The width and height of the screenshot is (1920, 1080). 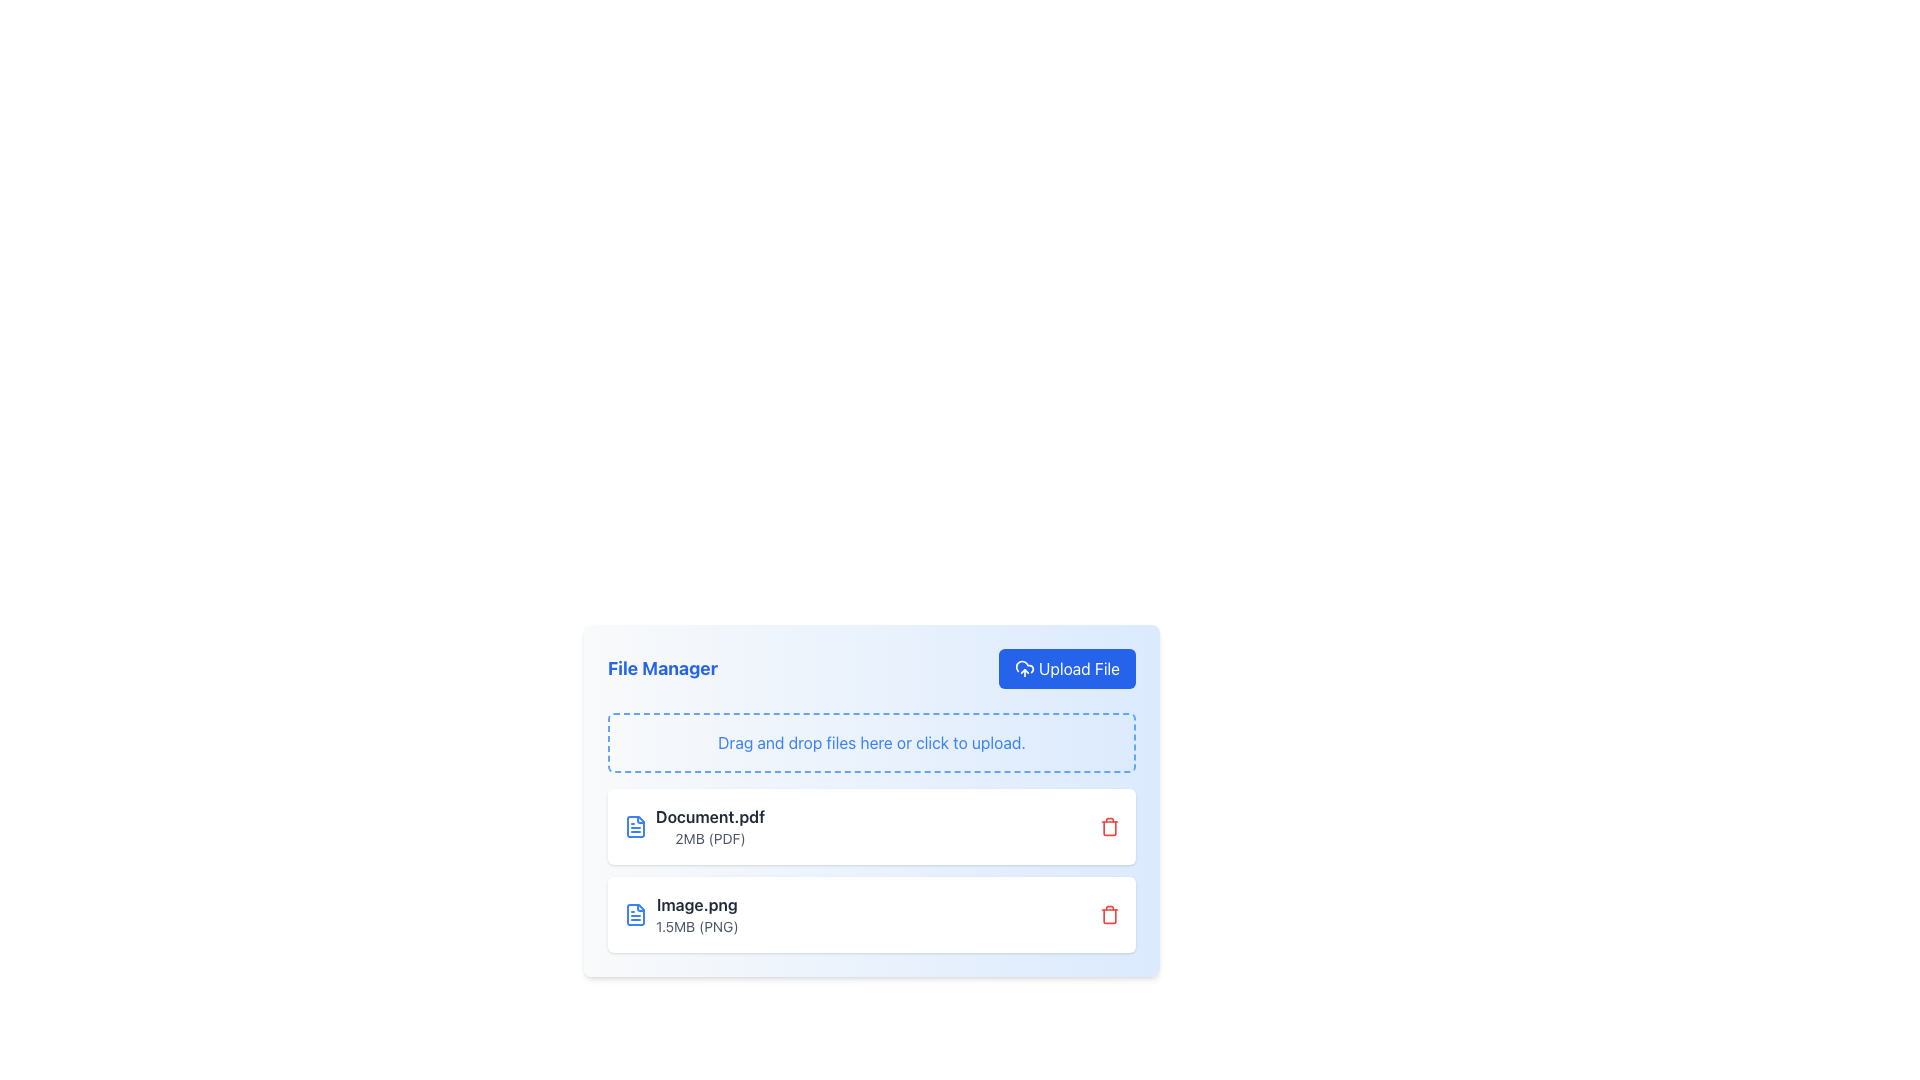 I want to click on the red trash icon button, so click(x=1108, y=826).